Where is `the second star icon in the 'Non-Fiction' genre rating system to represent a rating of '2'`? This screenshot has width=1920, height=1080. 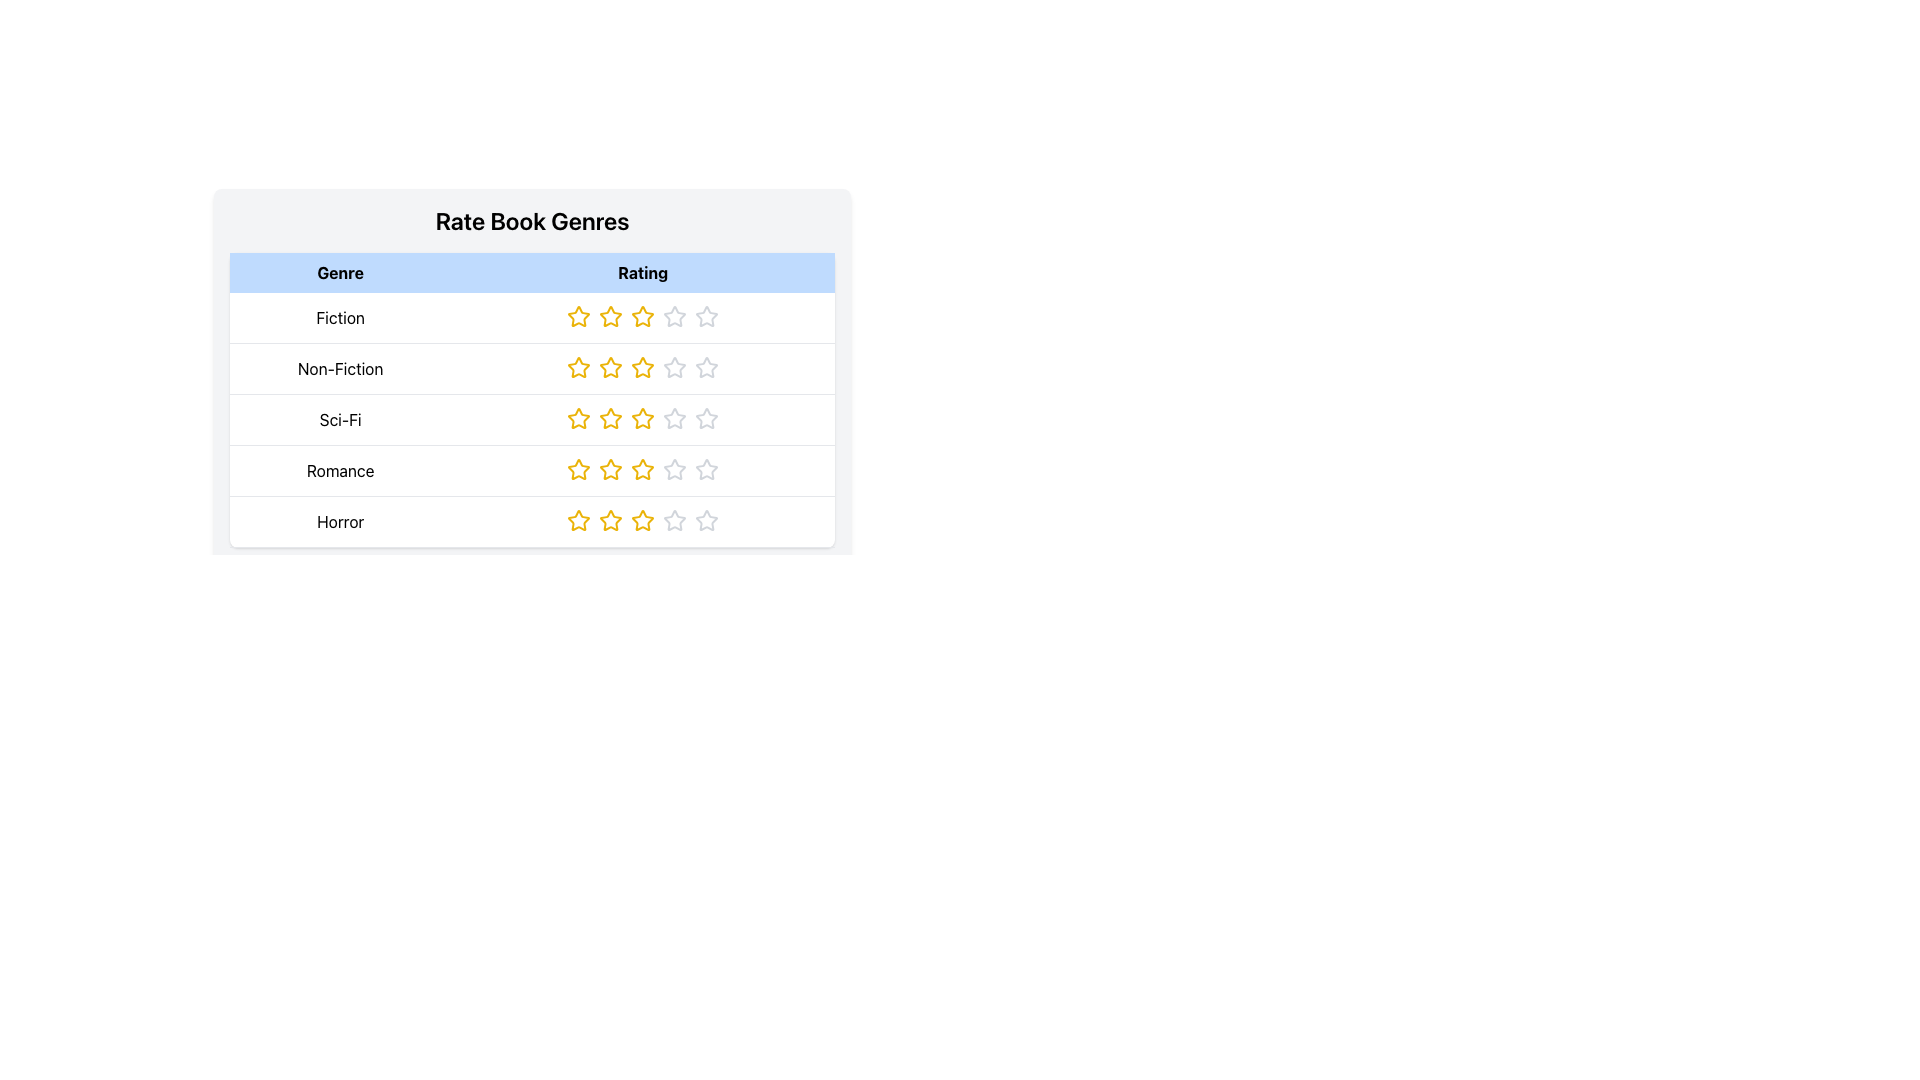
the second star icon in the 'Non-Fiction' genre rating system to represent a rating of '2' is located at coordinates (643, 366).